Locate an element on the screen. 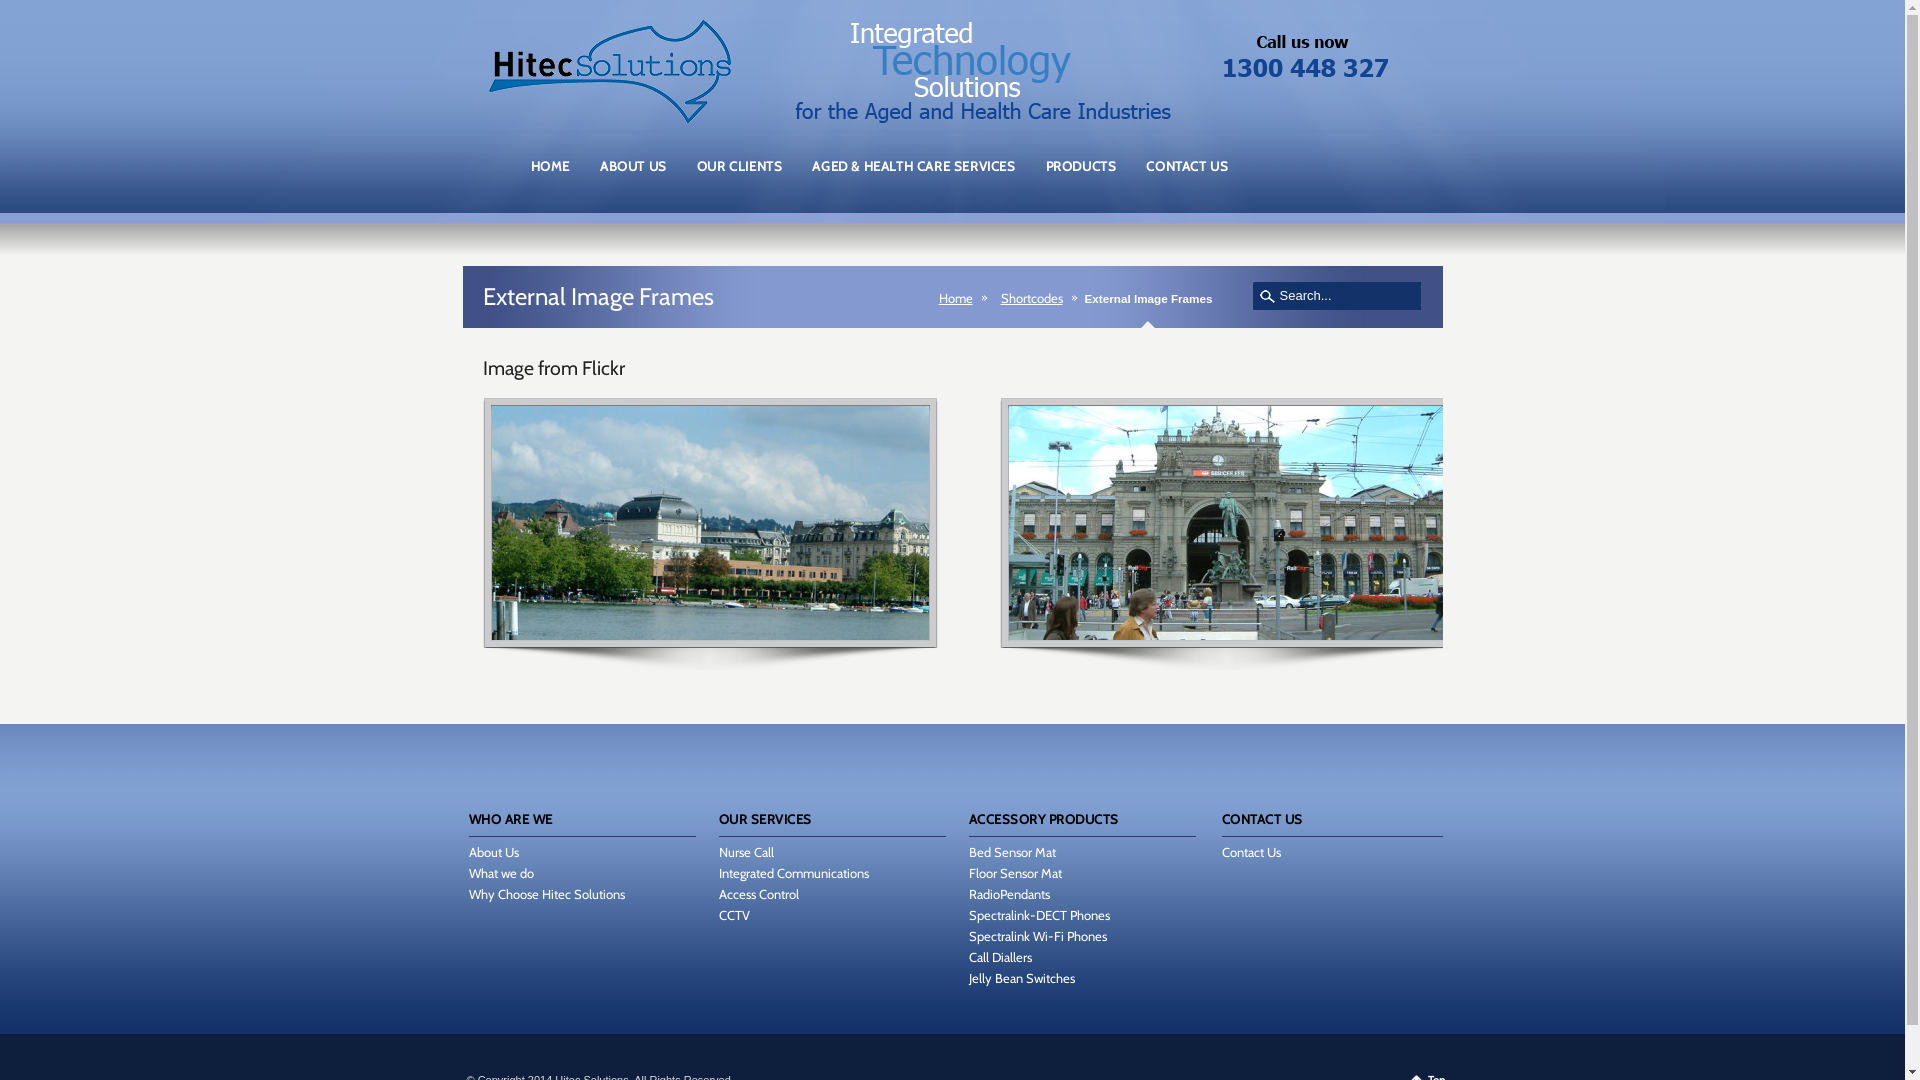  'Contact Us' is located at coordinates (1221, 852).